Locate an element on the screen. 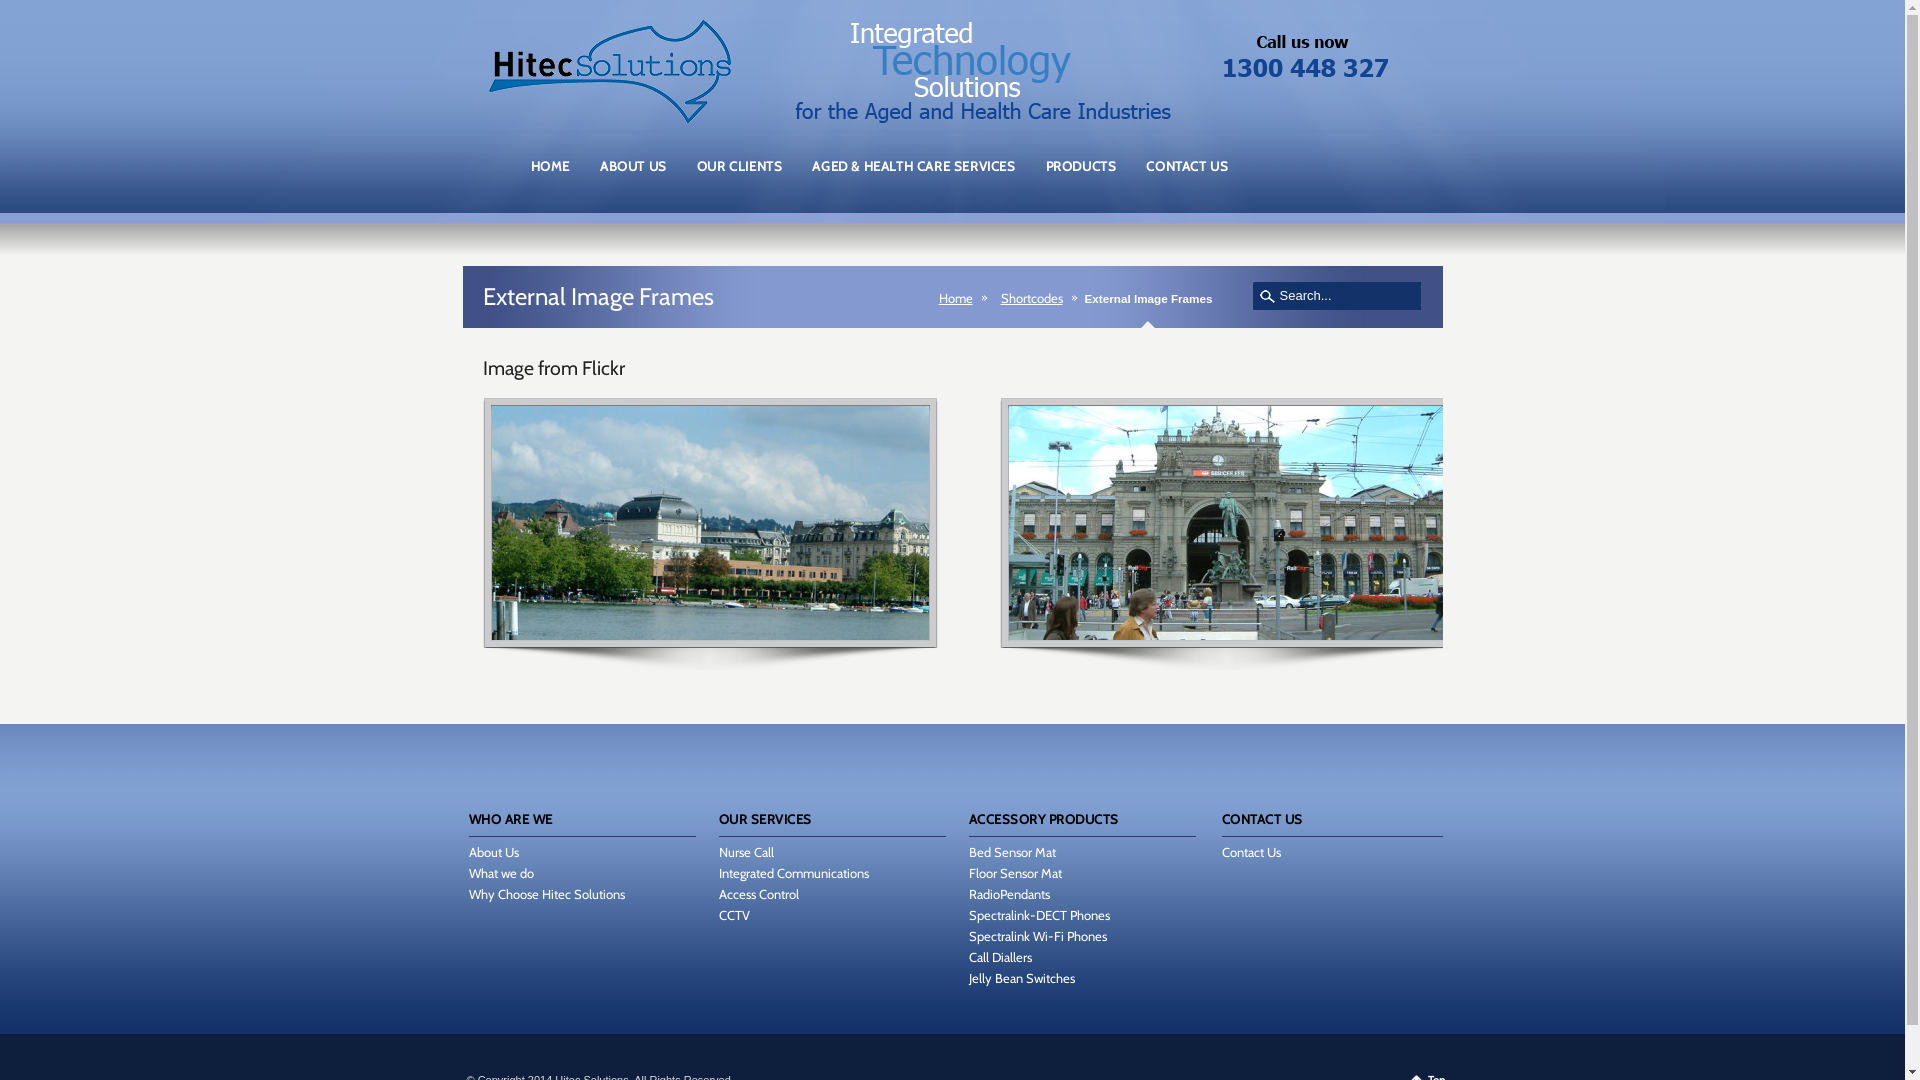  'Contact Us' is located at coordinates (1221, 852).